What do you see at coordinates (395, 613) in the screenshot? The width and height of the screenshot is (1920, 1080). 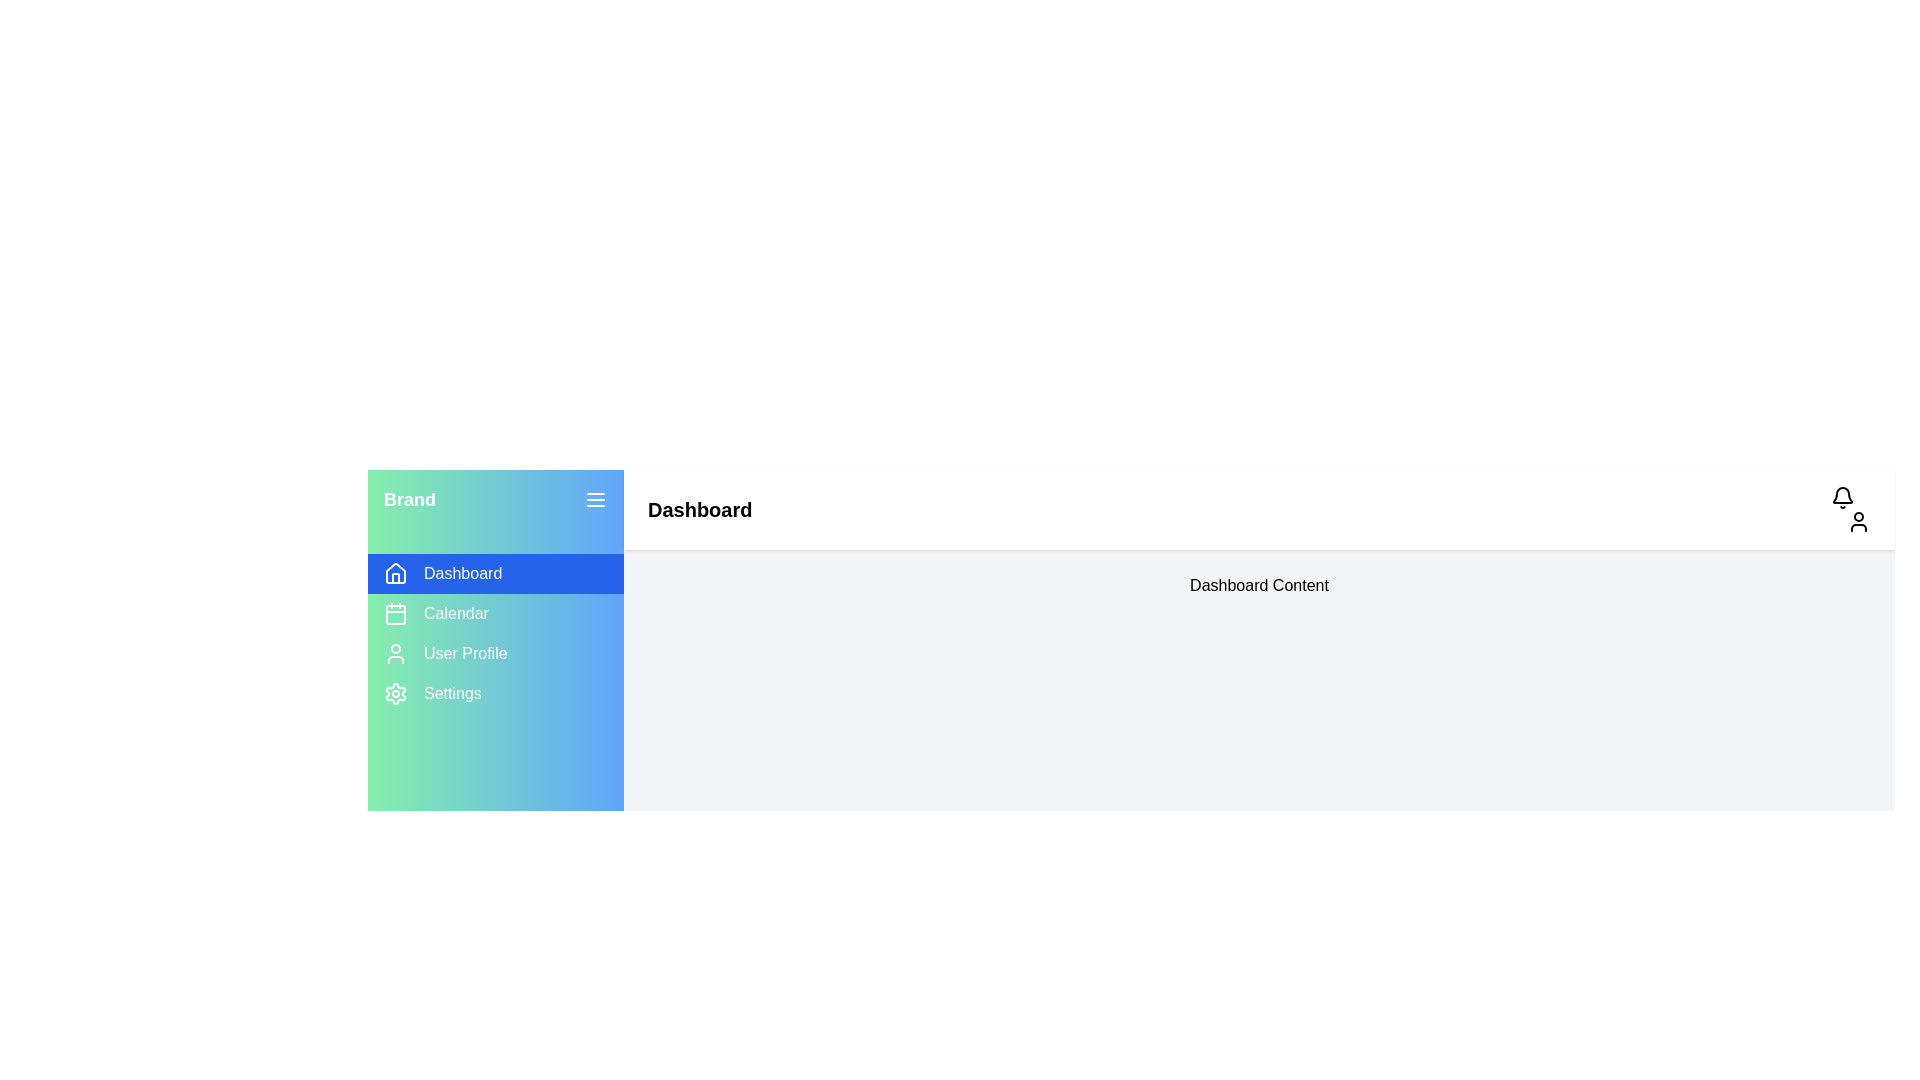 I see `the rectangular graphical component with rounded corners that represents the 'Calendar' option in the left sidebar navigation menu, located below the 'Dashboard' and above the 'User Profile'` at bounding box center [395, 613].